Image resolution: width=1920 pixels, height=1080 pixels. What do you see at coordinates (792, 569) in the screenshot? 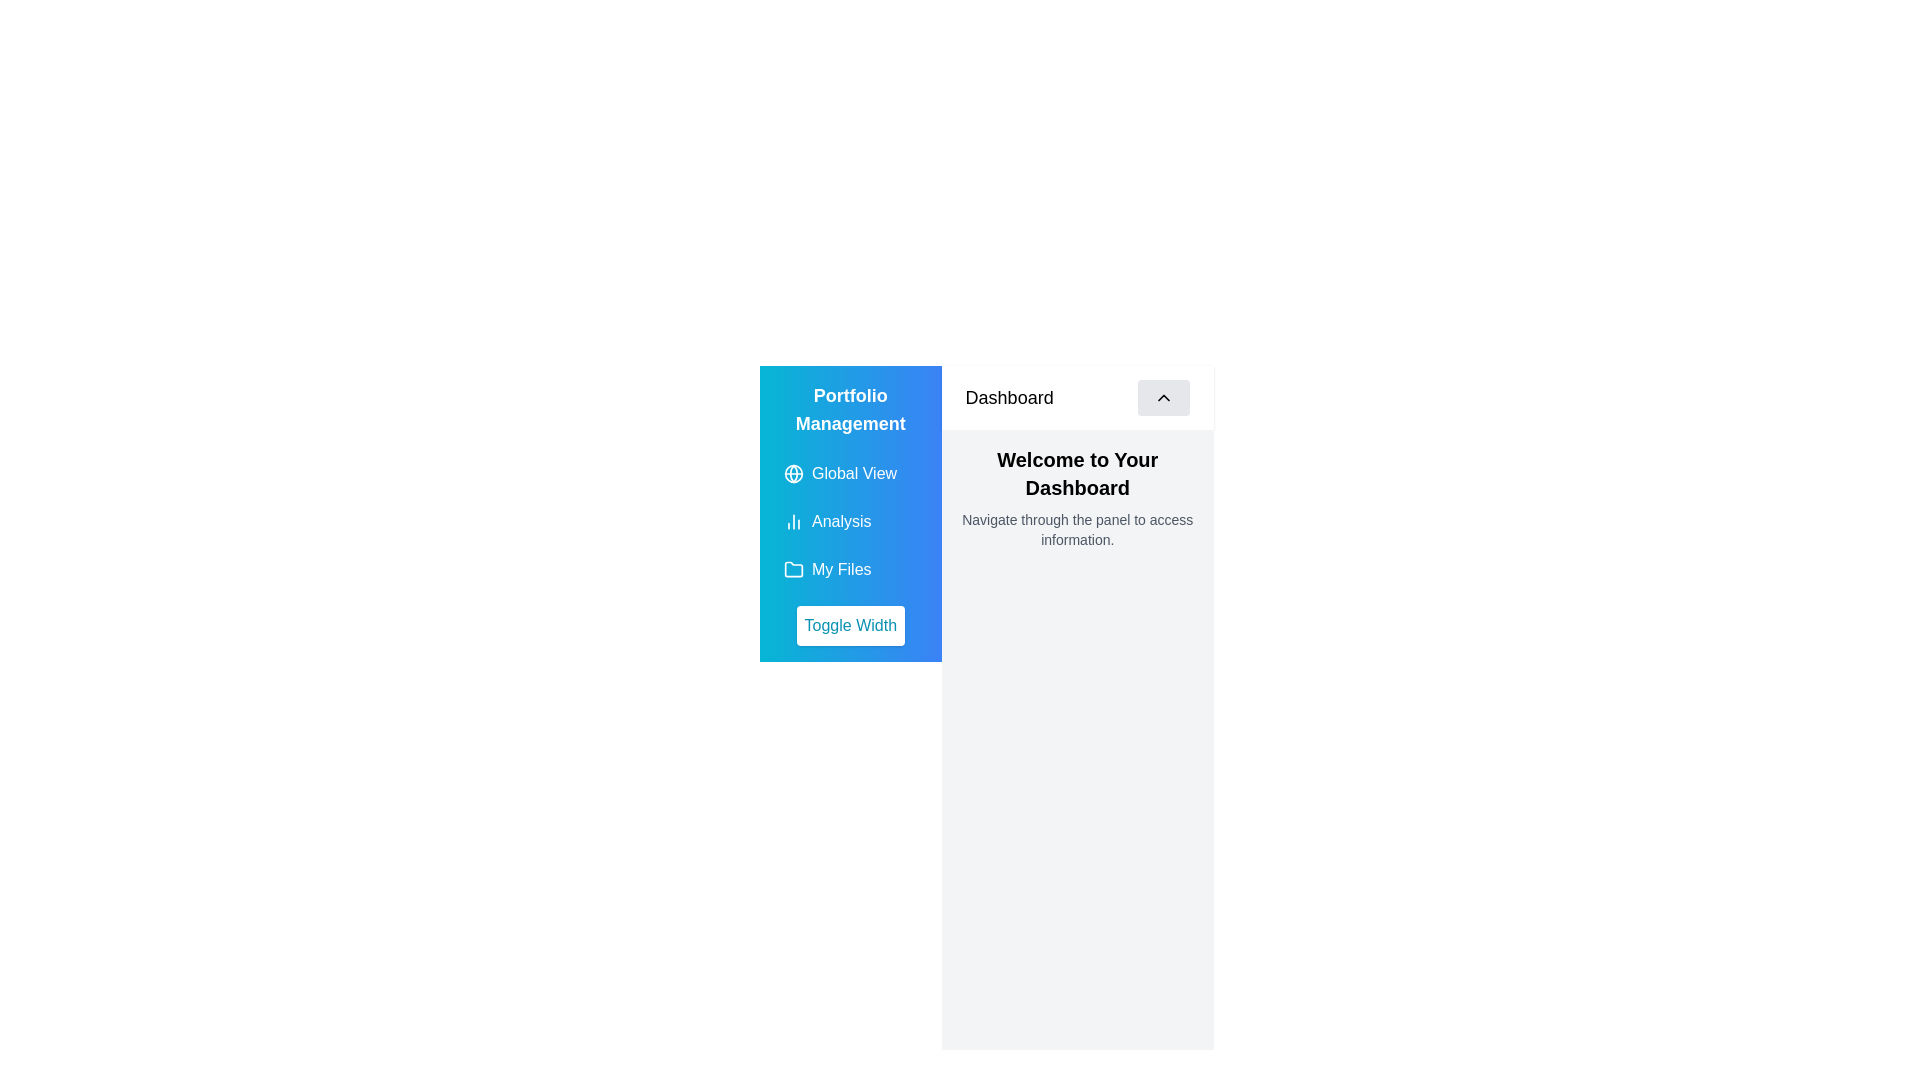
I see `the folder icon located in the vertical navigation bar adjacent to the text 'My Files'` at bounding box center [792, 569].